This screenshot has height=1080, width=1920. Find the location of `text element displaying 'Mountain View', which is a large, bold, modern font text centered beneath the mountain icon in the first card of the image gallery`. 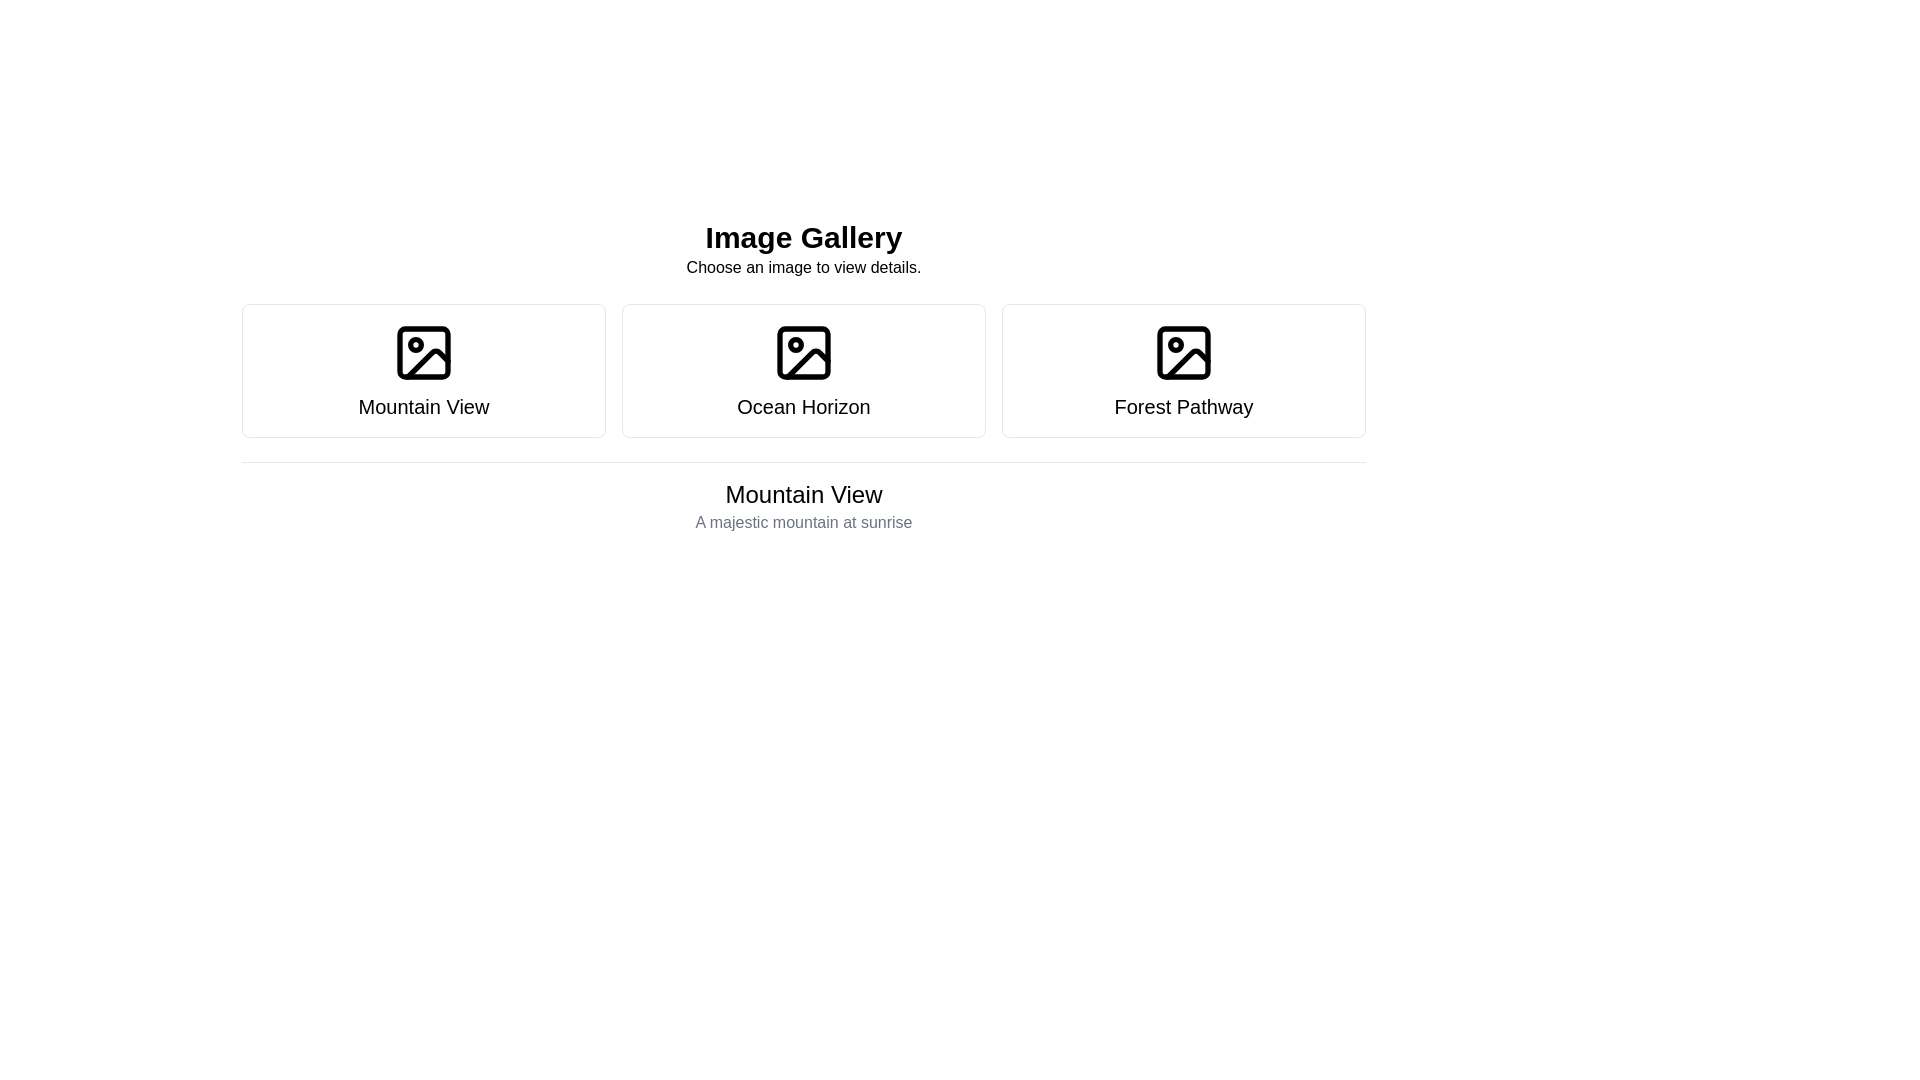

text element displaying 'Mountain View', which is a large, bold, modern font text centered beneath the mountain icon in the first card of the image gallery is located at coordinates (422, 406).